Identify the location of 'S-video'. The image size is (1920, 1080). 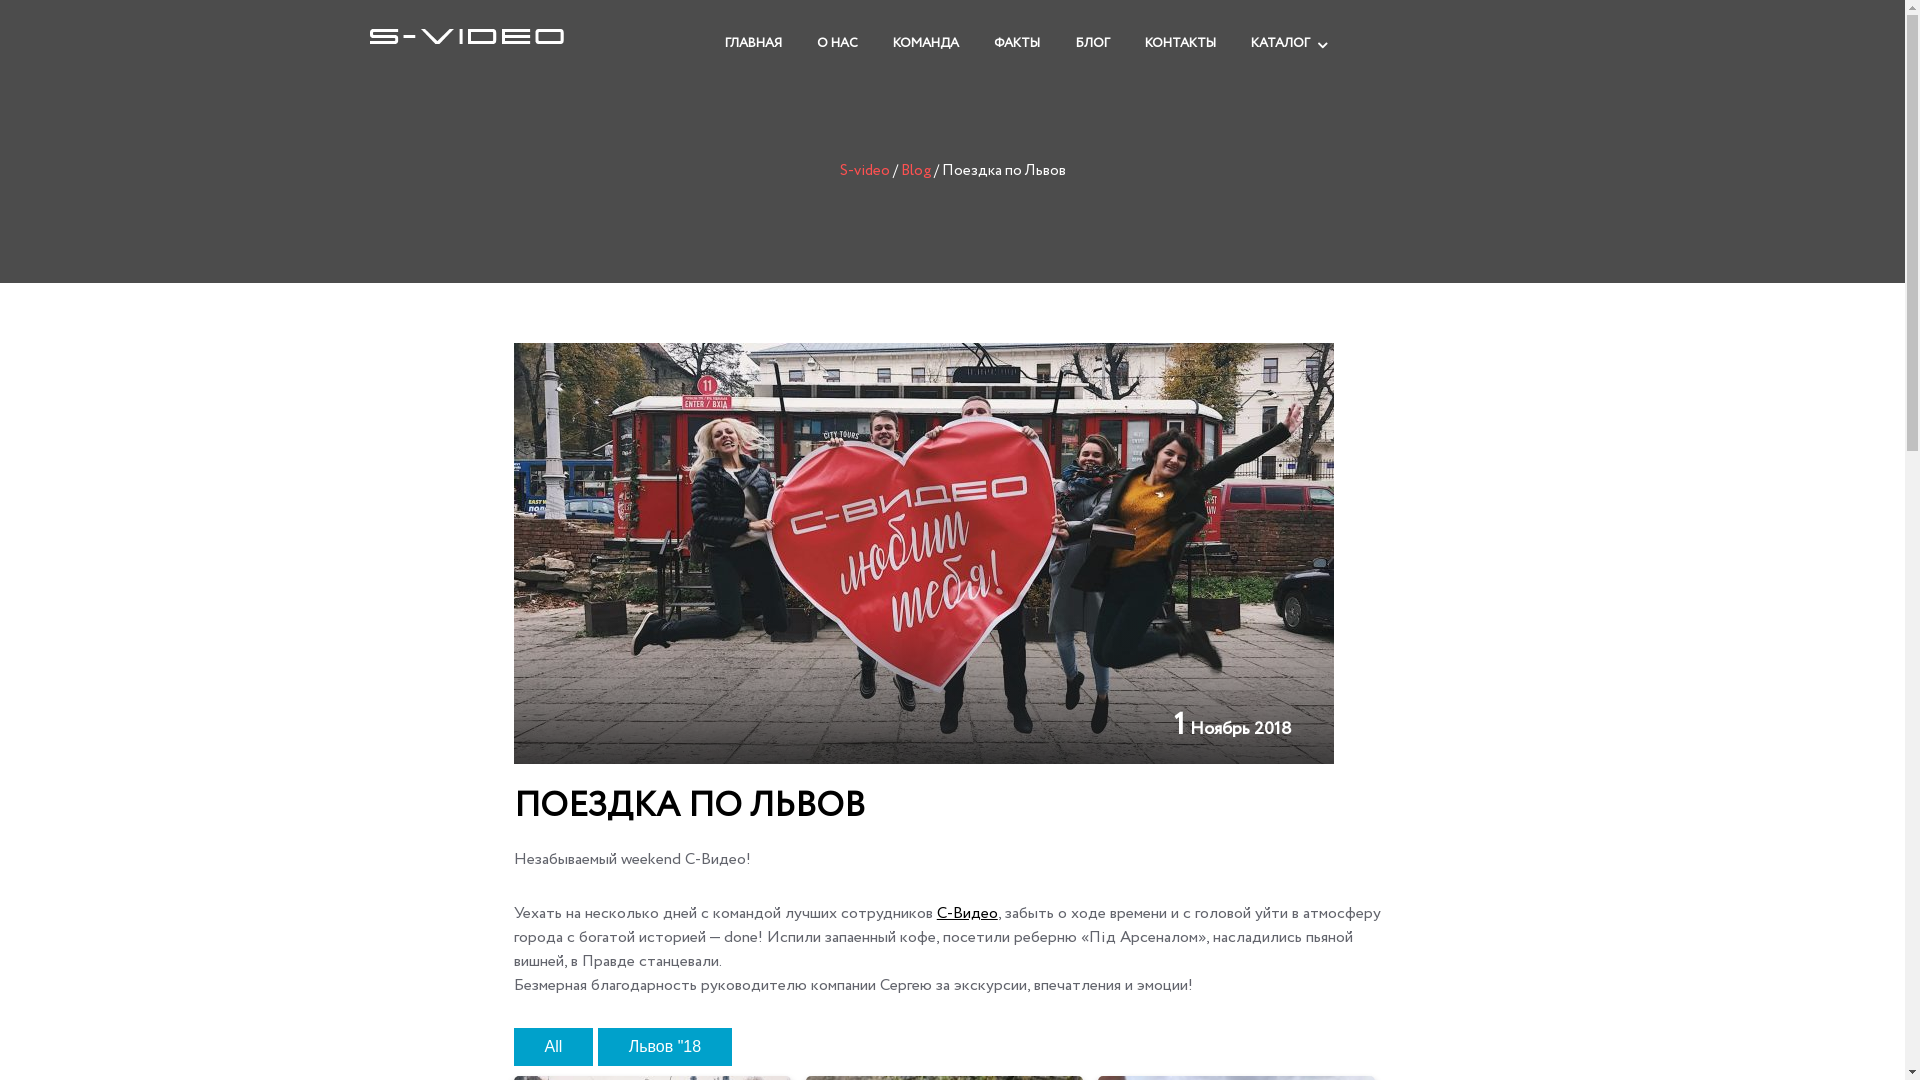
(864, 169).